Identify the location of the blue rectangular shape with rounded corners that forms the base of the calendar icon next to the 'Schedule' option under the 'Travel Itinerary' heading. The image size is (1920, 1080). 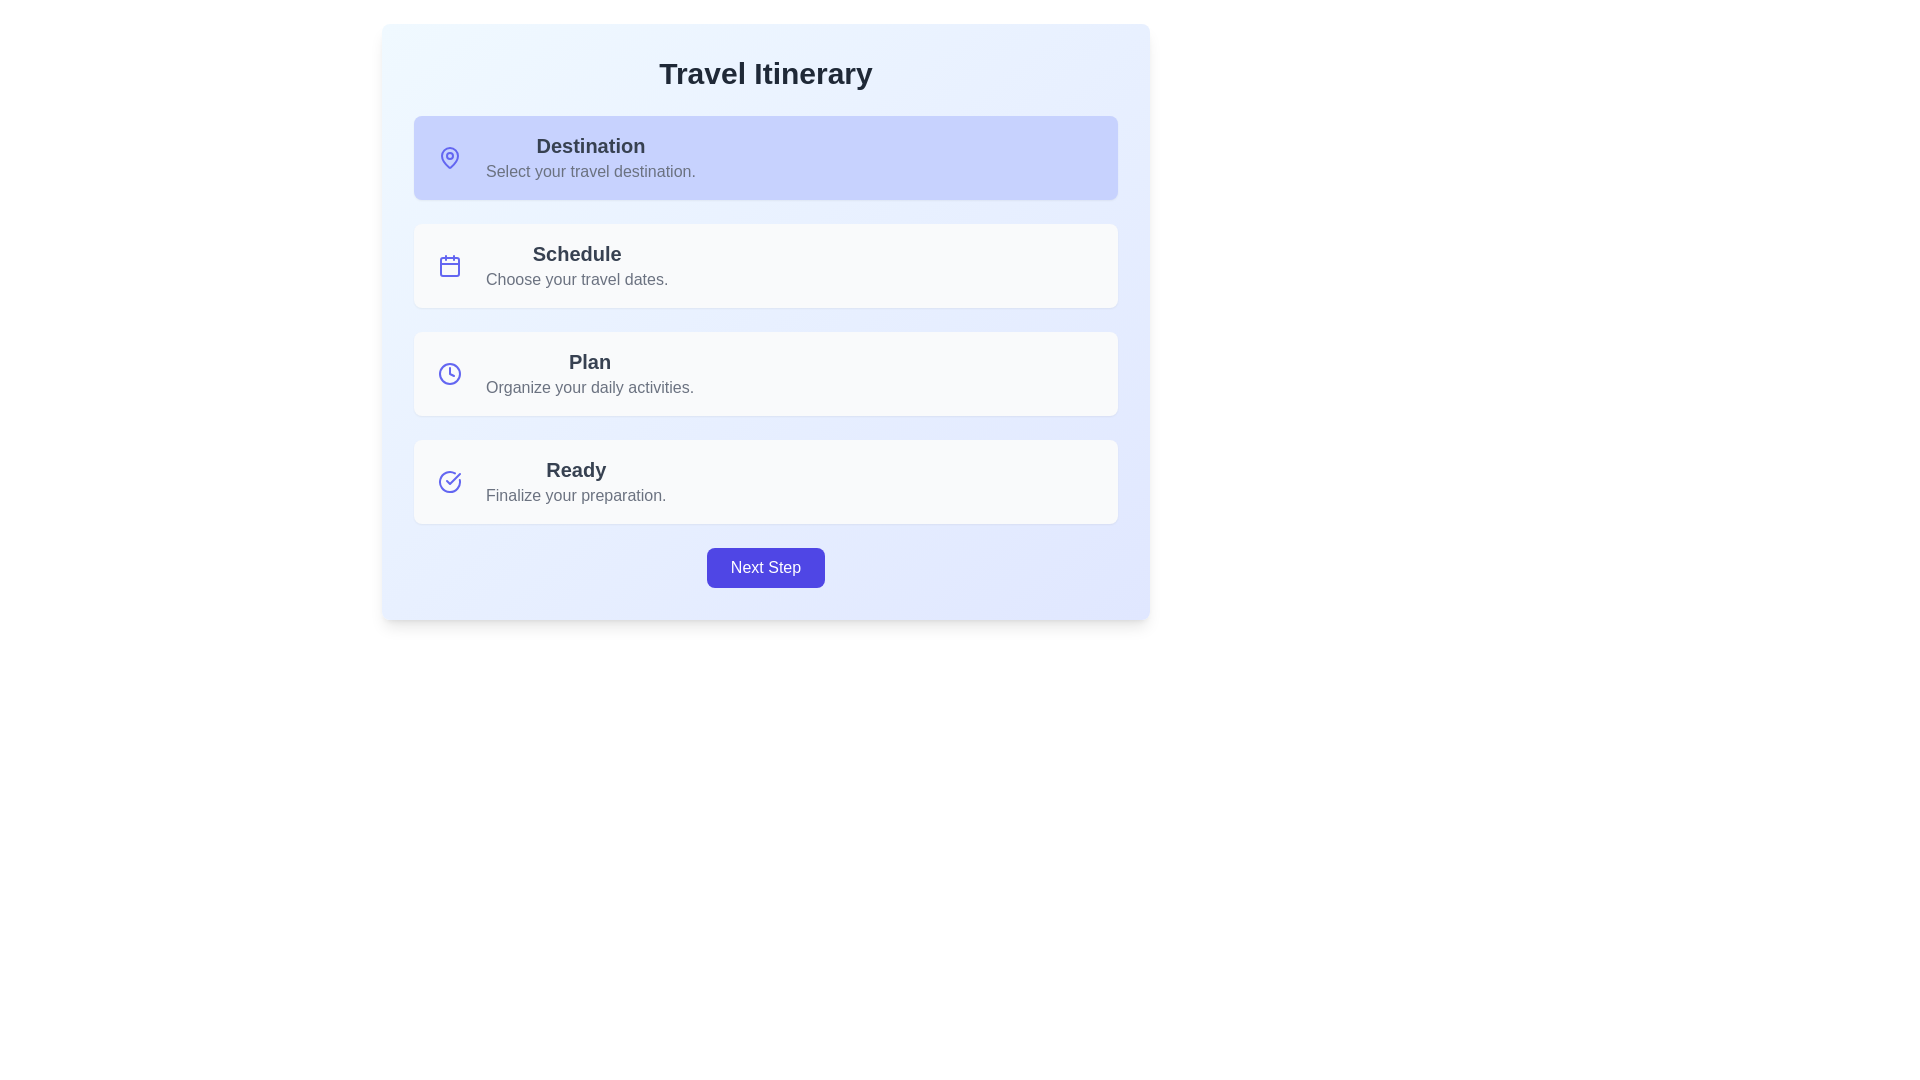
(449, 265).